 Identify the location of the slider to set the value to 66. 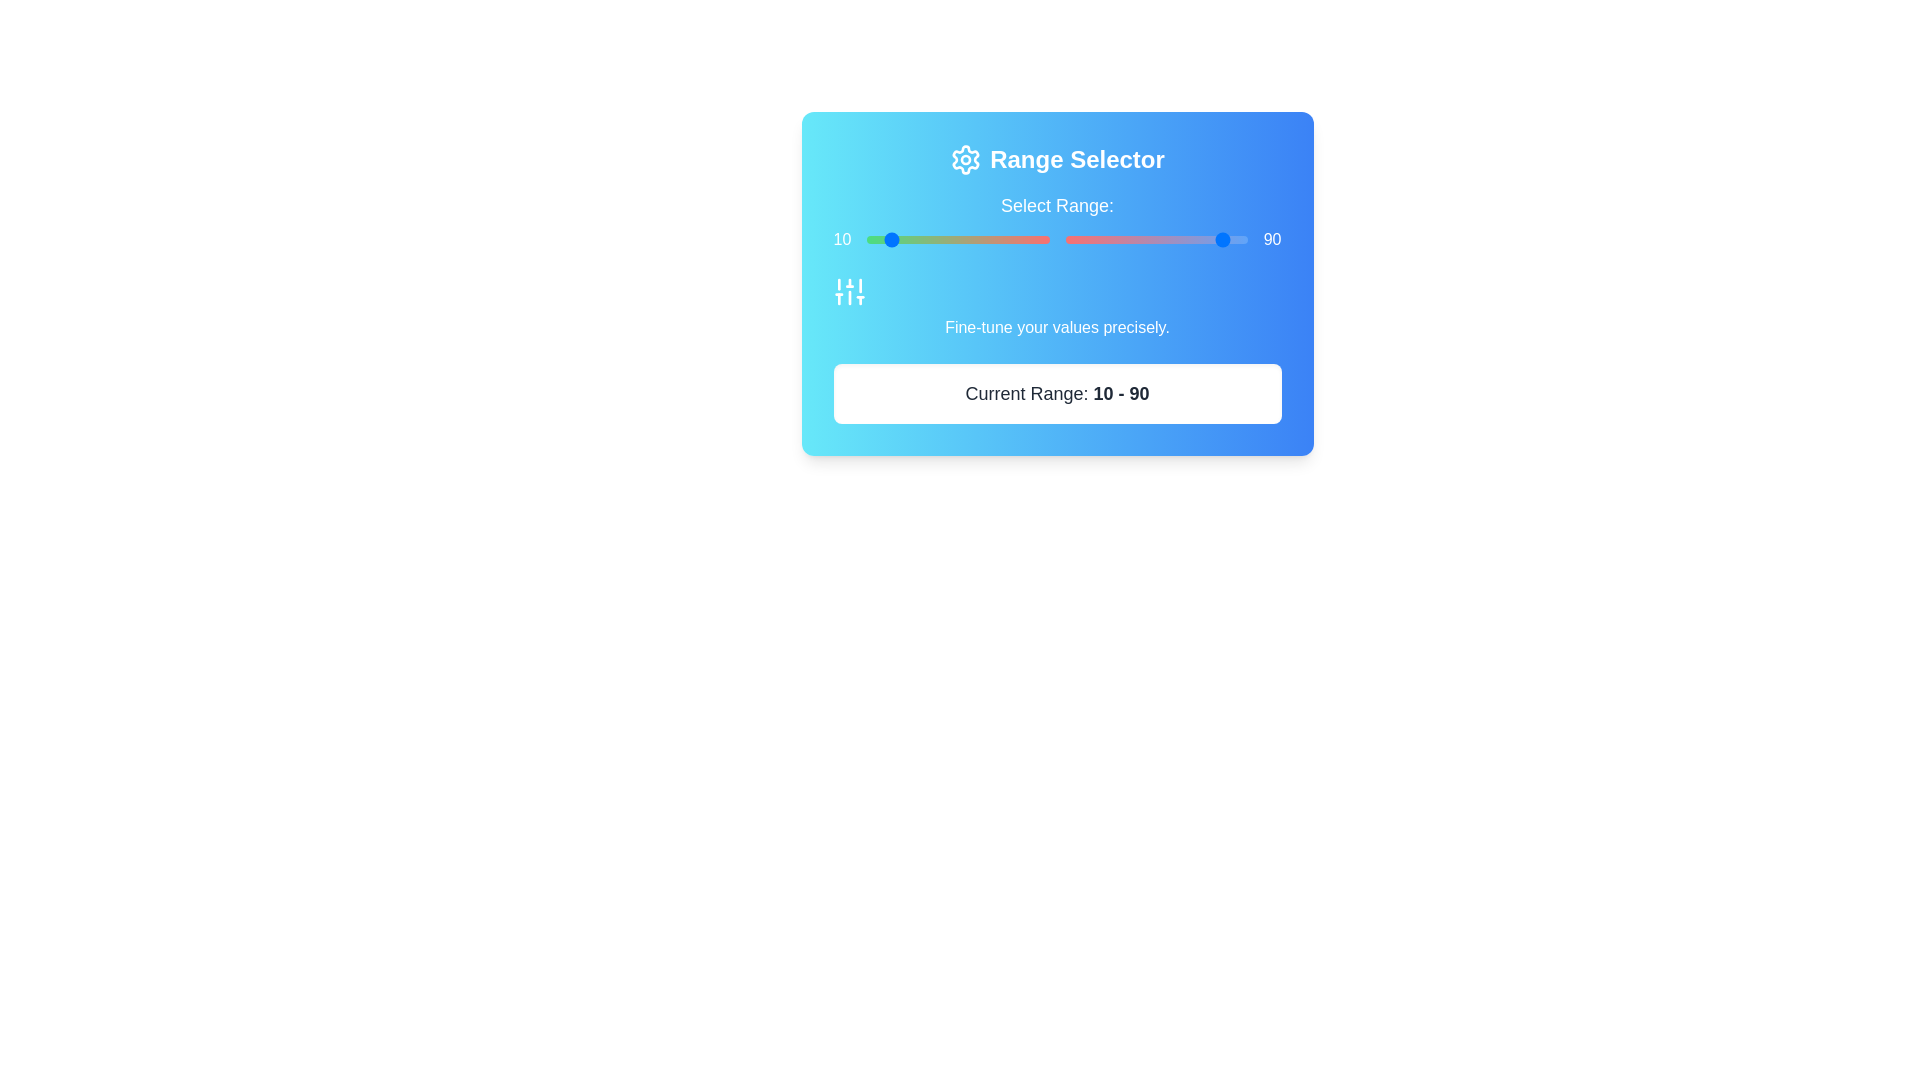
(1117, 238).